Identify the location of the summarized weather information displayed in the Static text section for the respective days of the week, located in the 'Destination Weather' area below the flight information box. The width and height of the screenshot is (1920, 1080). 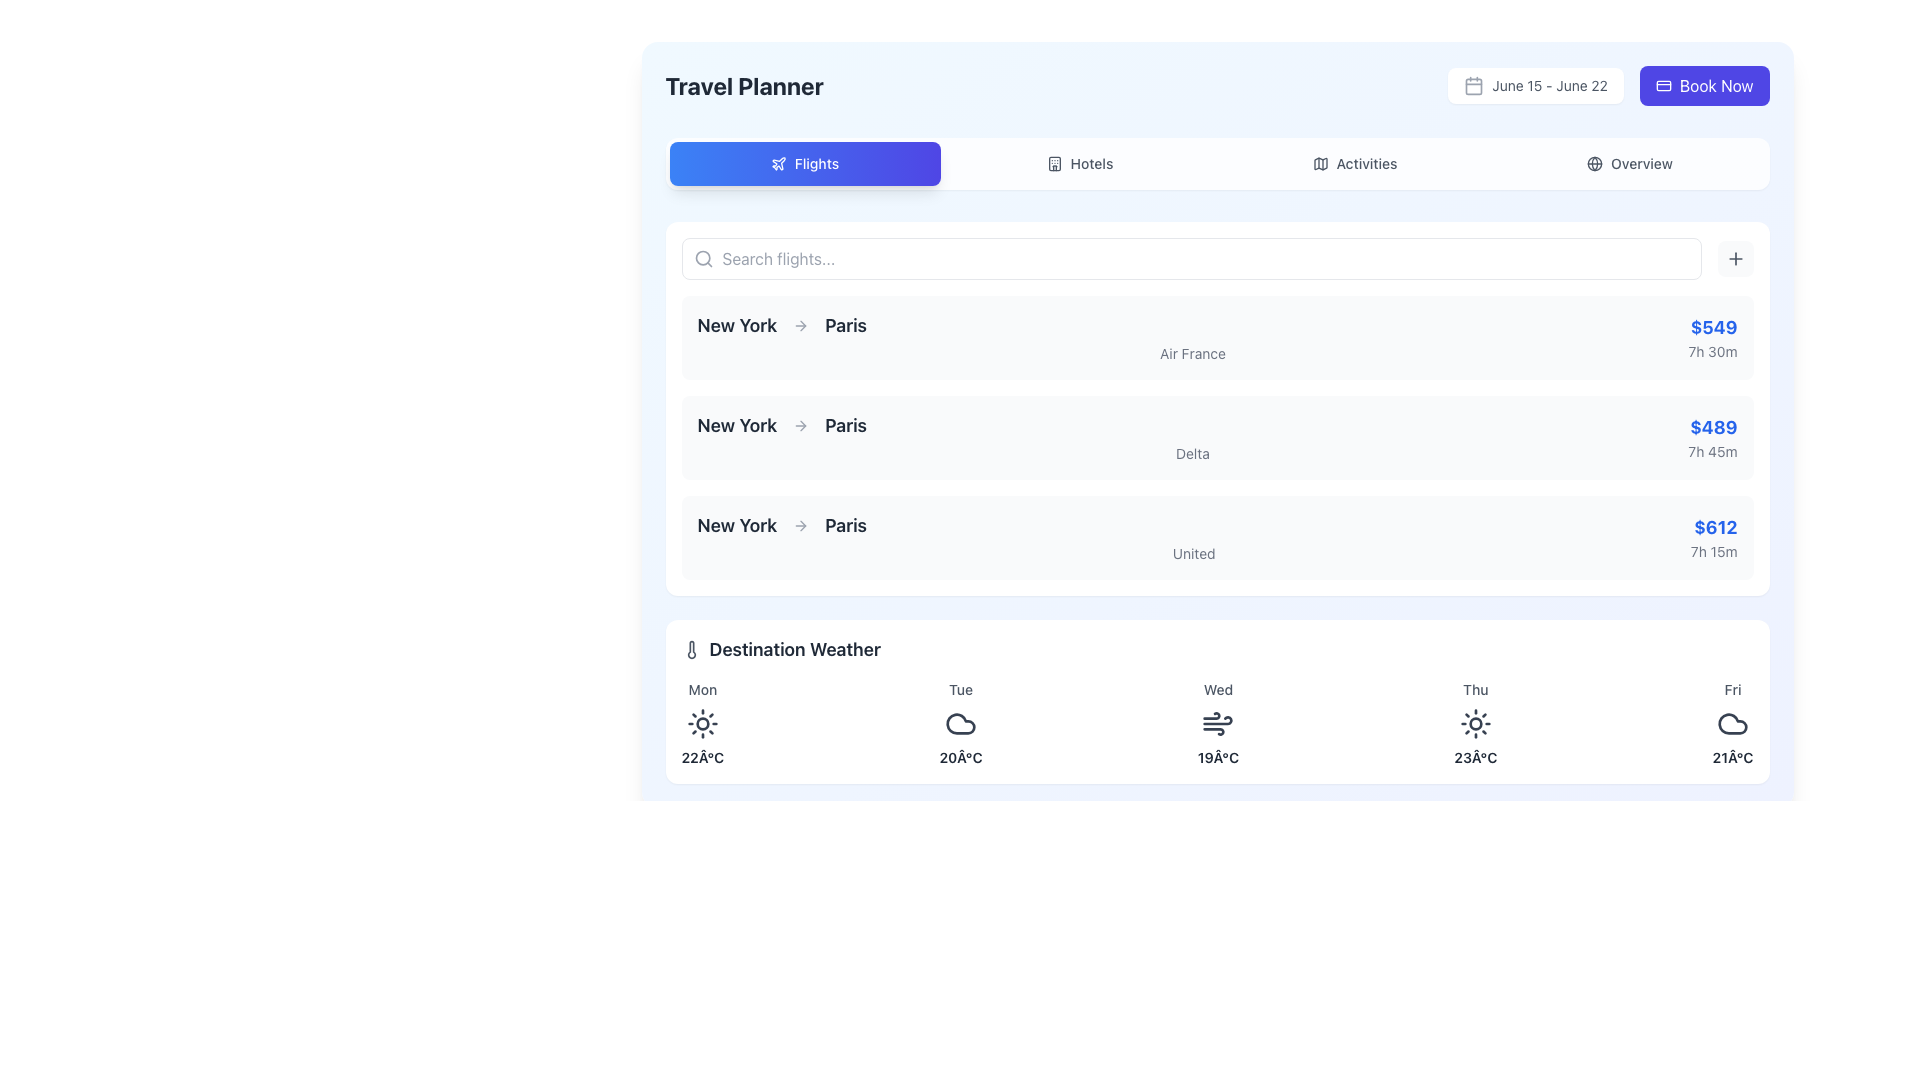
(1216, 724).